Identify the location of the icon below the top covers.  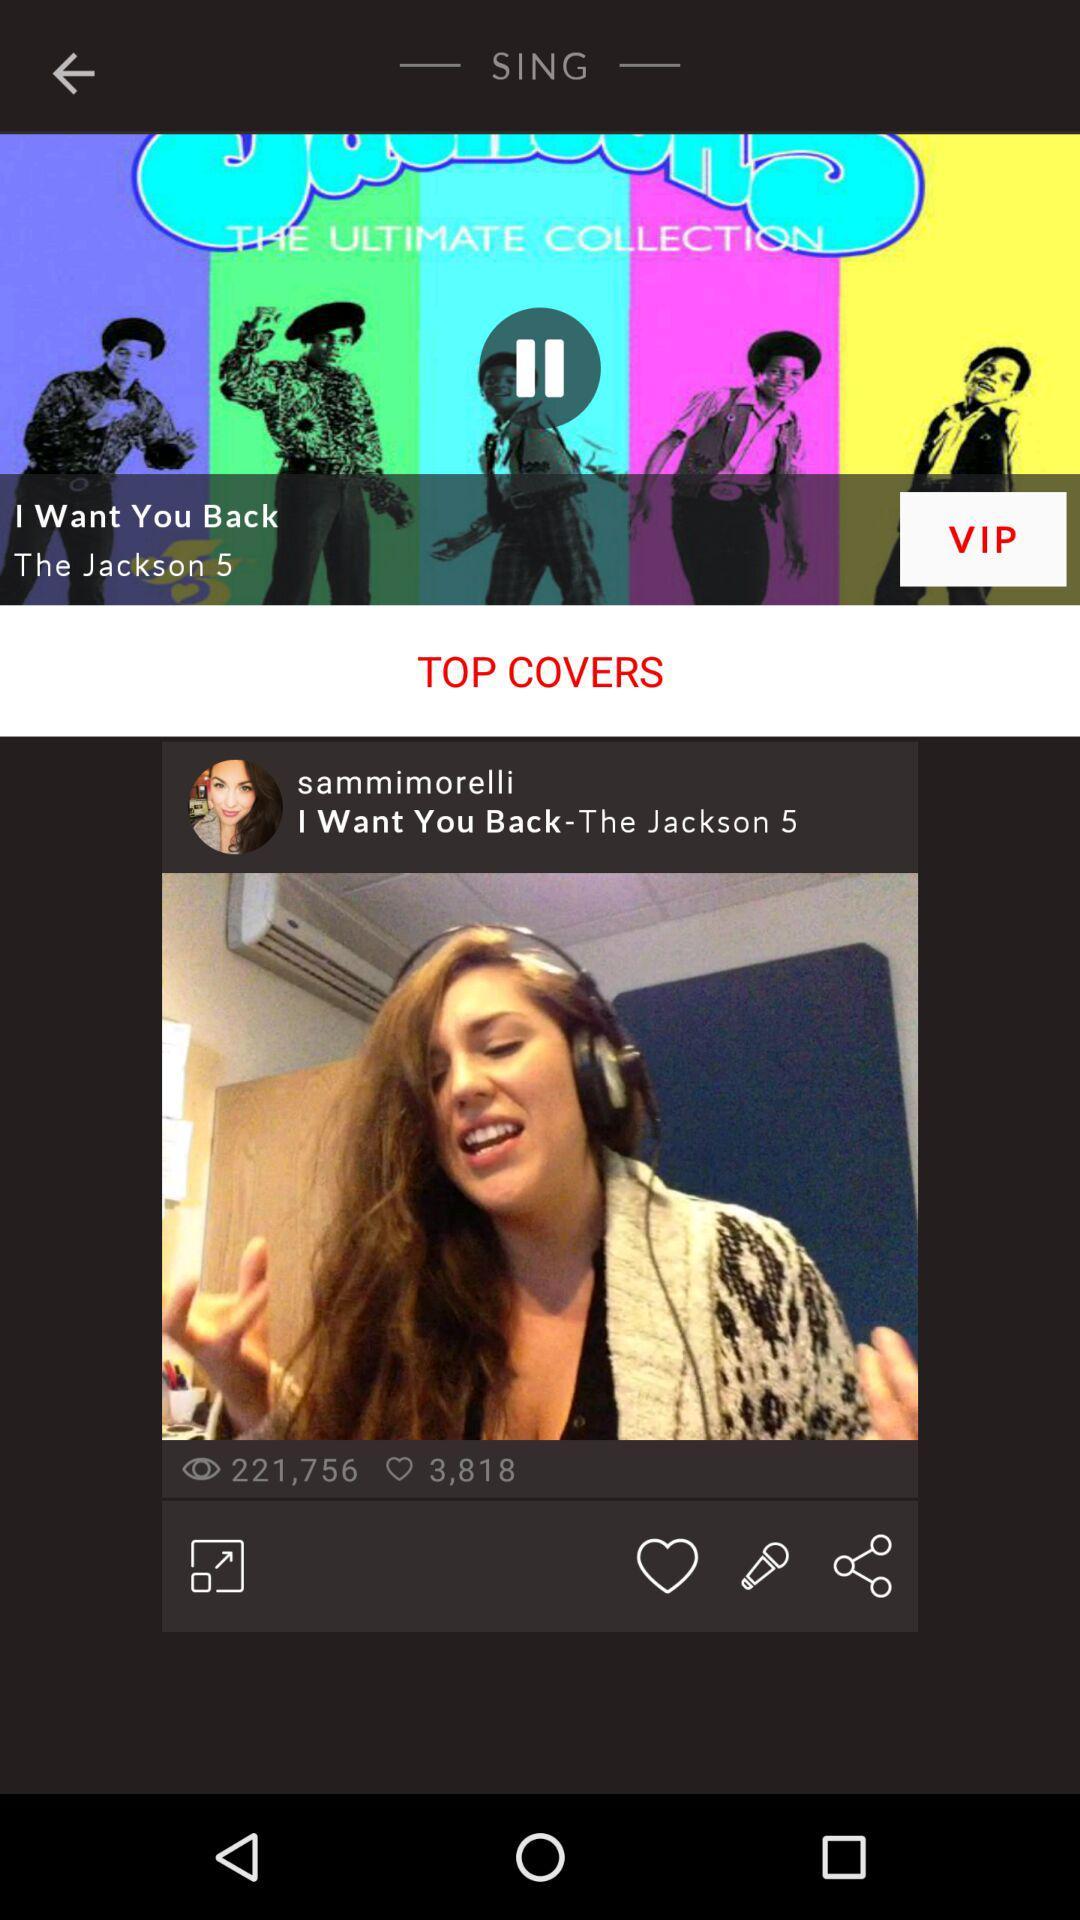
(405, 780).